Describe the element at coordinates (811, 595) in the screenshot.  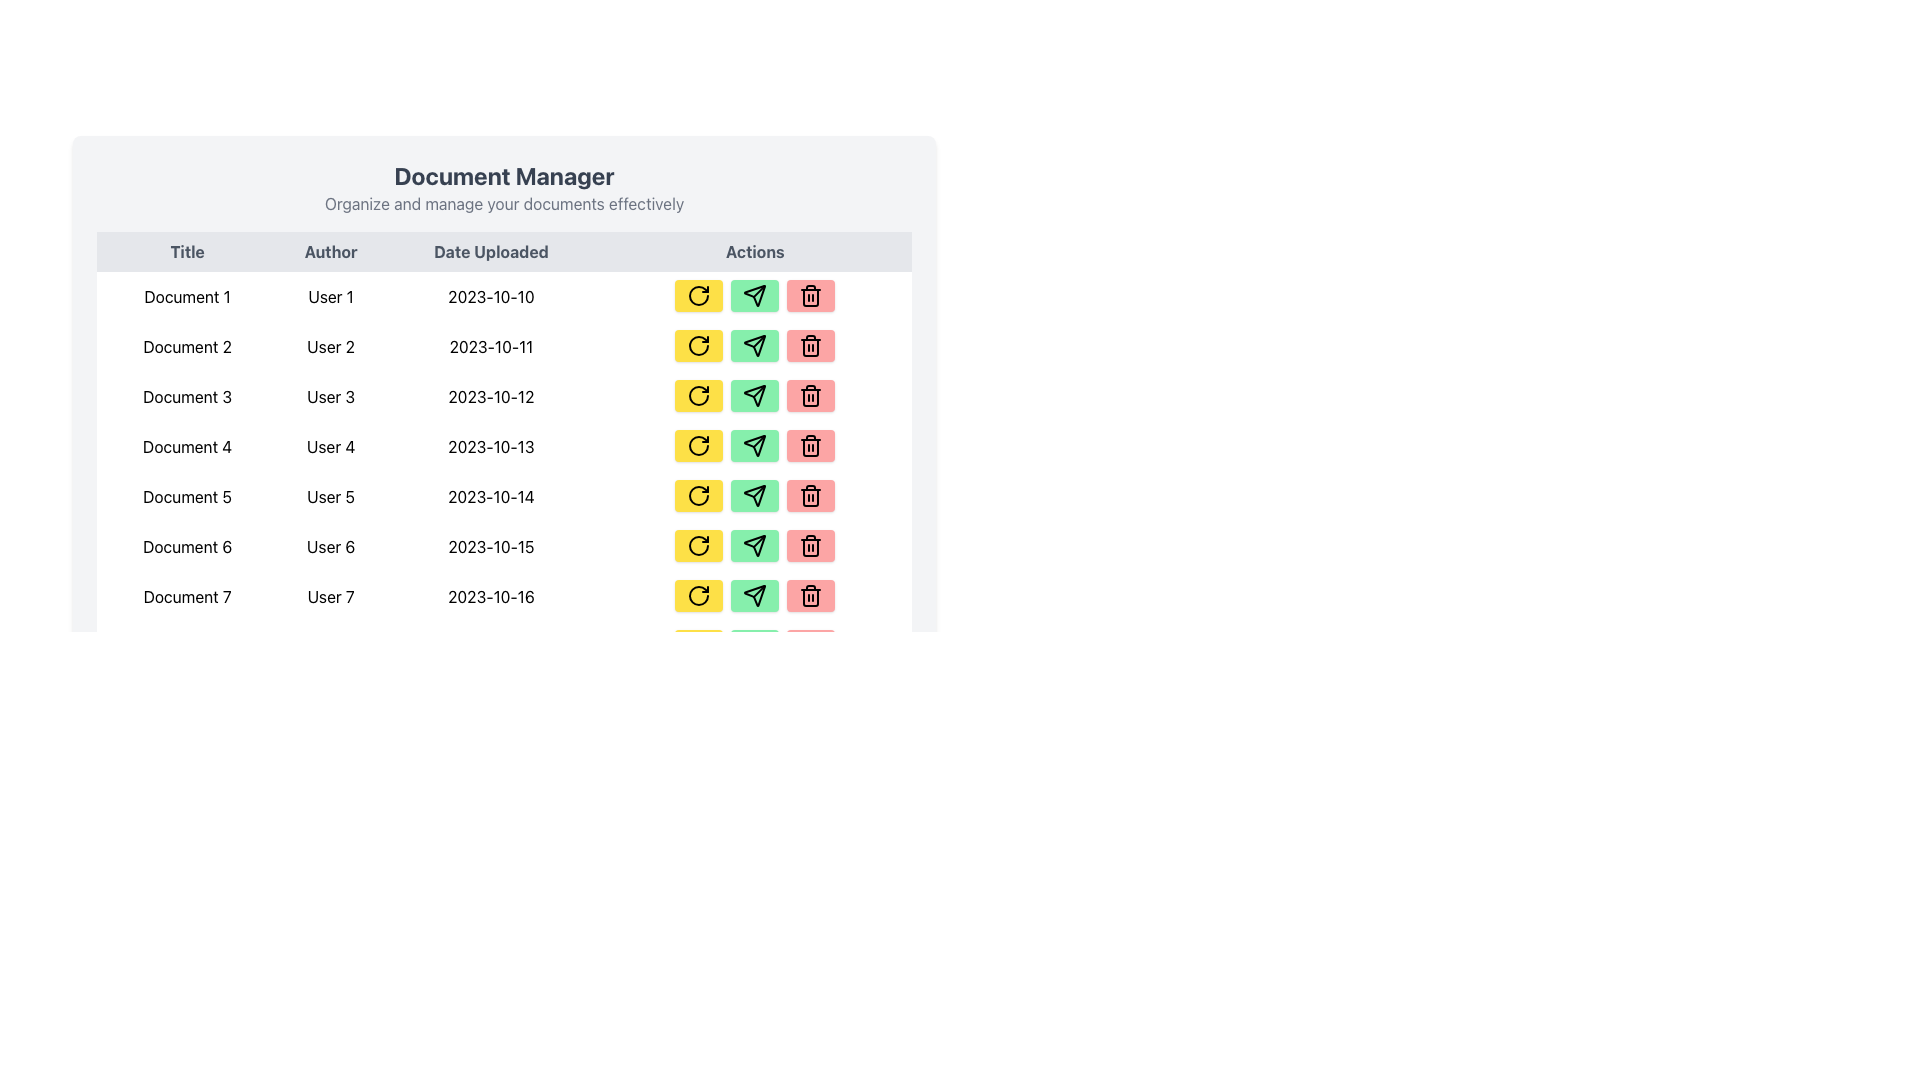
I see `the rounded rectangular red button with a trash can icon, which is the third button in the 'Actions' column of the seventh row in the table, to observe visual feedback` at that location.